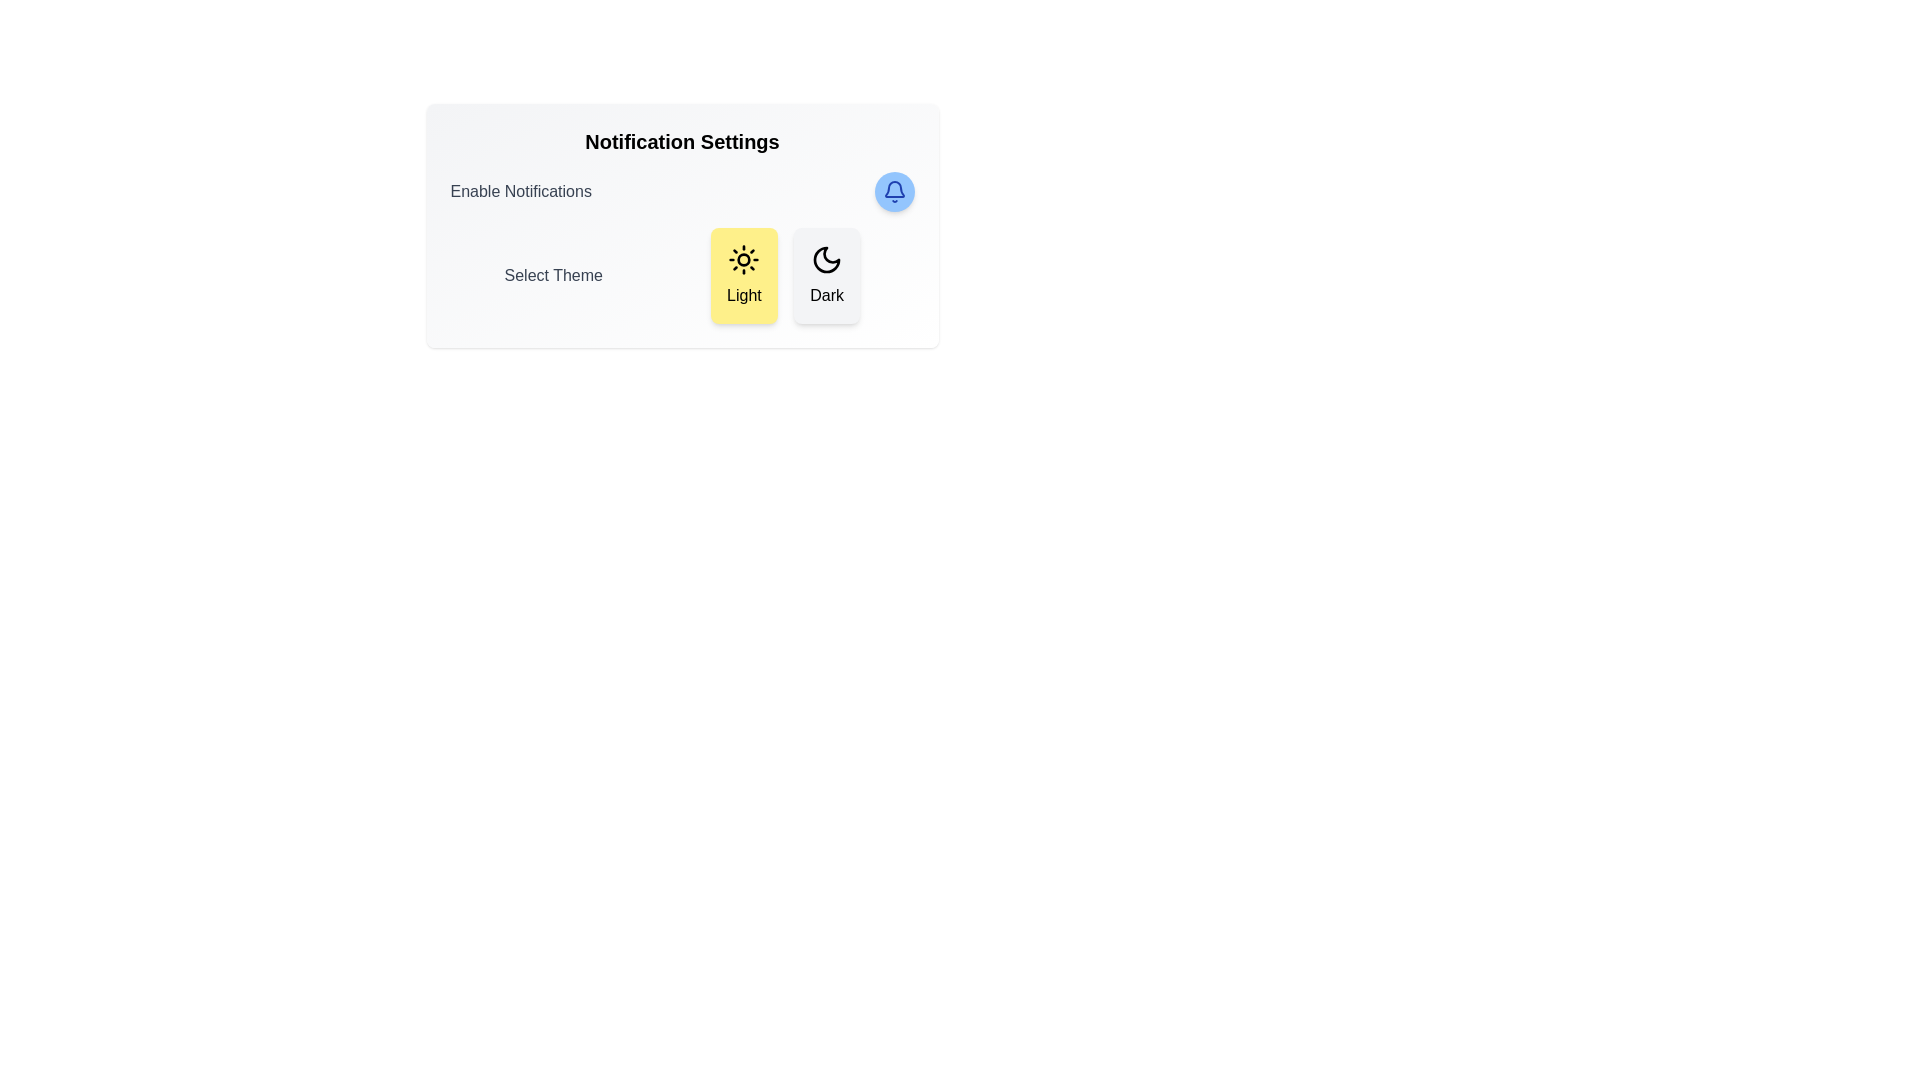 Image resolution: width=1920 pixels, height=1080 pixels. Describe the element at coordinates (827, 276) in the screenshot. I see `the theme button labeled Dark to select the corresponding theme` at that location.